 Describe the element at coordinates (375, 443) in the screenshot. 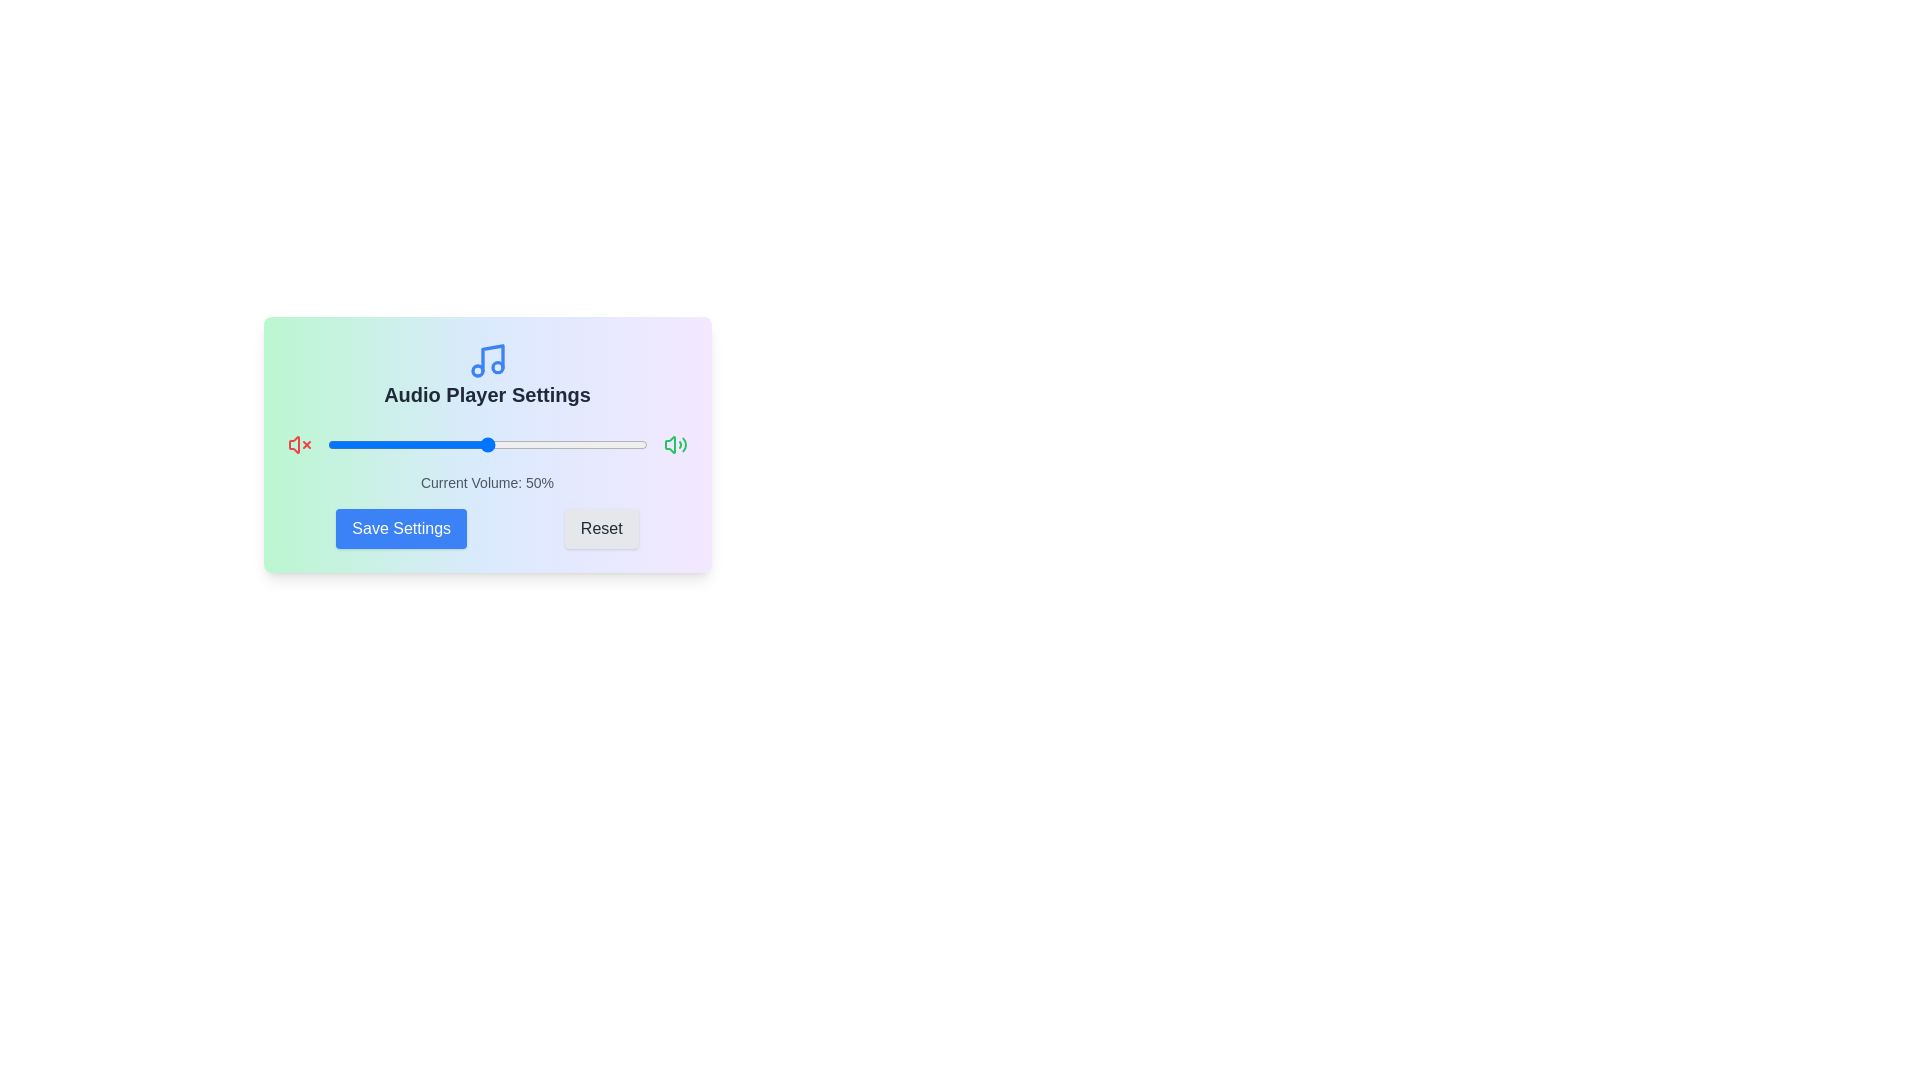

I see `the slider value` at that location.